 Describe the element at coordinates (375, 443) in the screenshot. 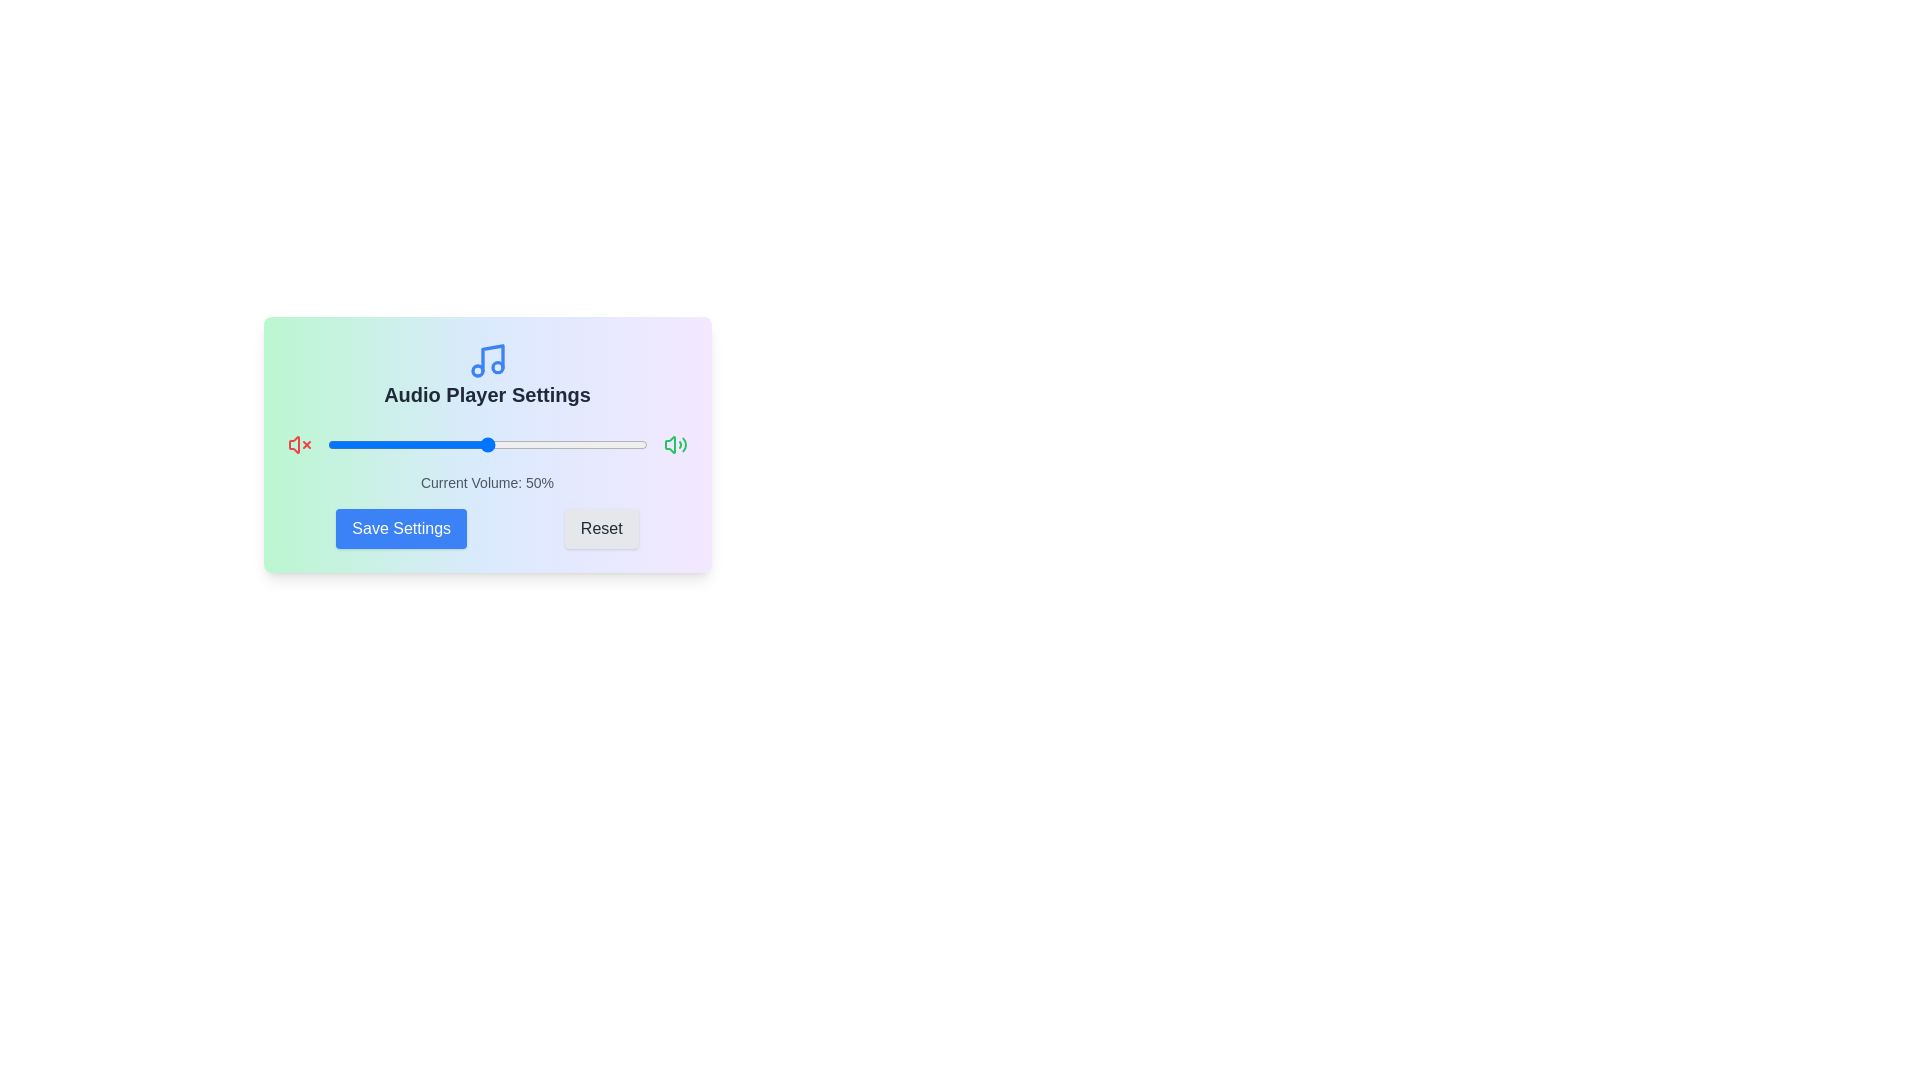

I see `the slider value` at that location.